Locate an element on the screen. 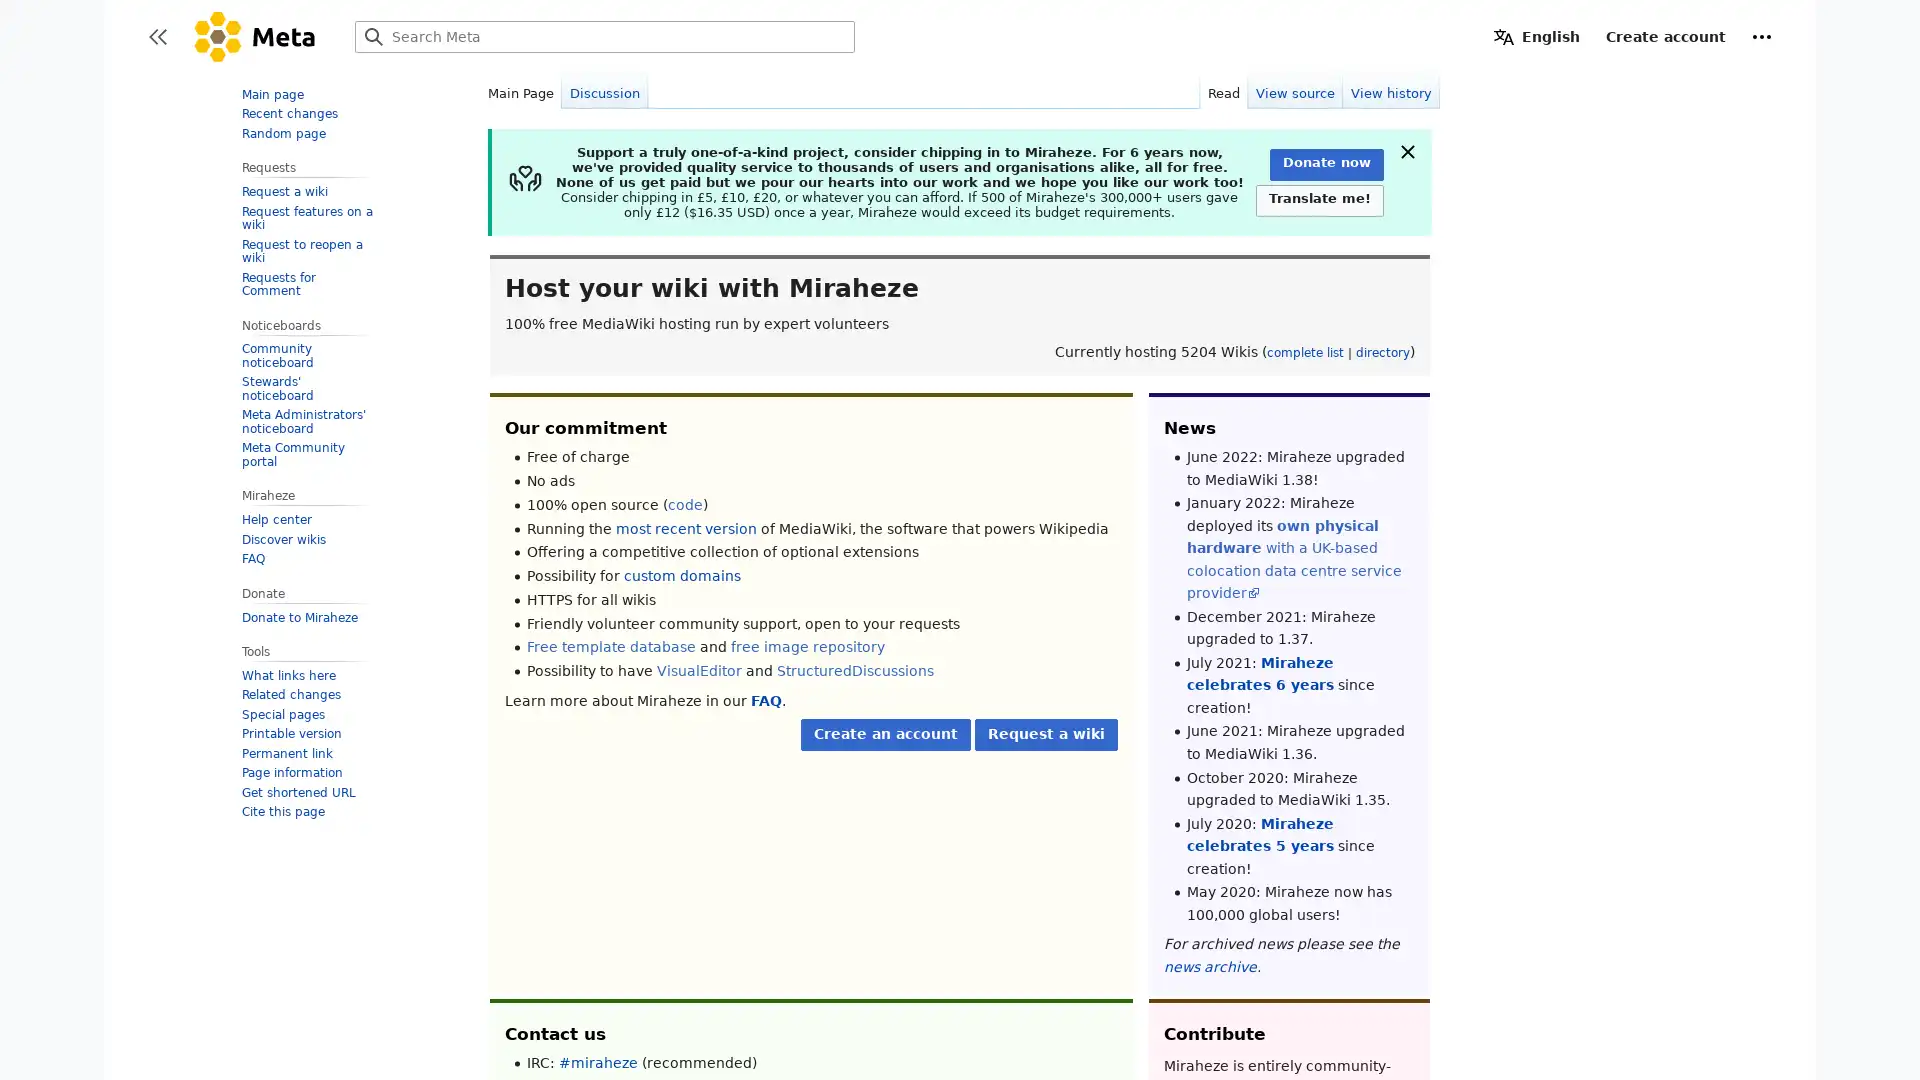  Search is located at coordinates (374, 37).